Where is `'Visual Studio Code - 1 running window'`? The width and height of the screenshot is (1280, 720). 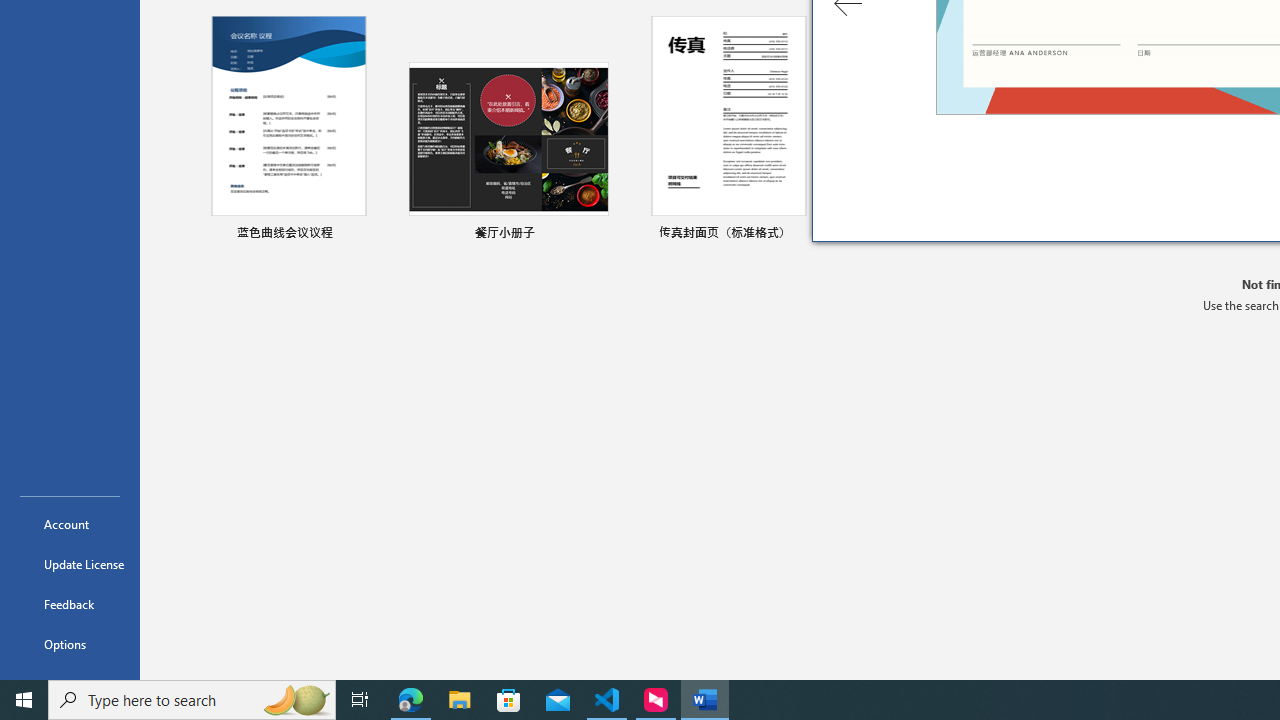
'Visual Studio Code - 1 running window' is located at coordinates (606, 698).